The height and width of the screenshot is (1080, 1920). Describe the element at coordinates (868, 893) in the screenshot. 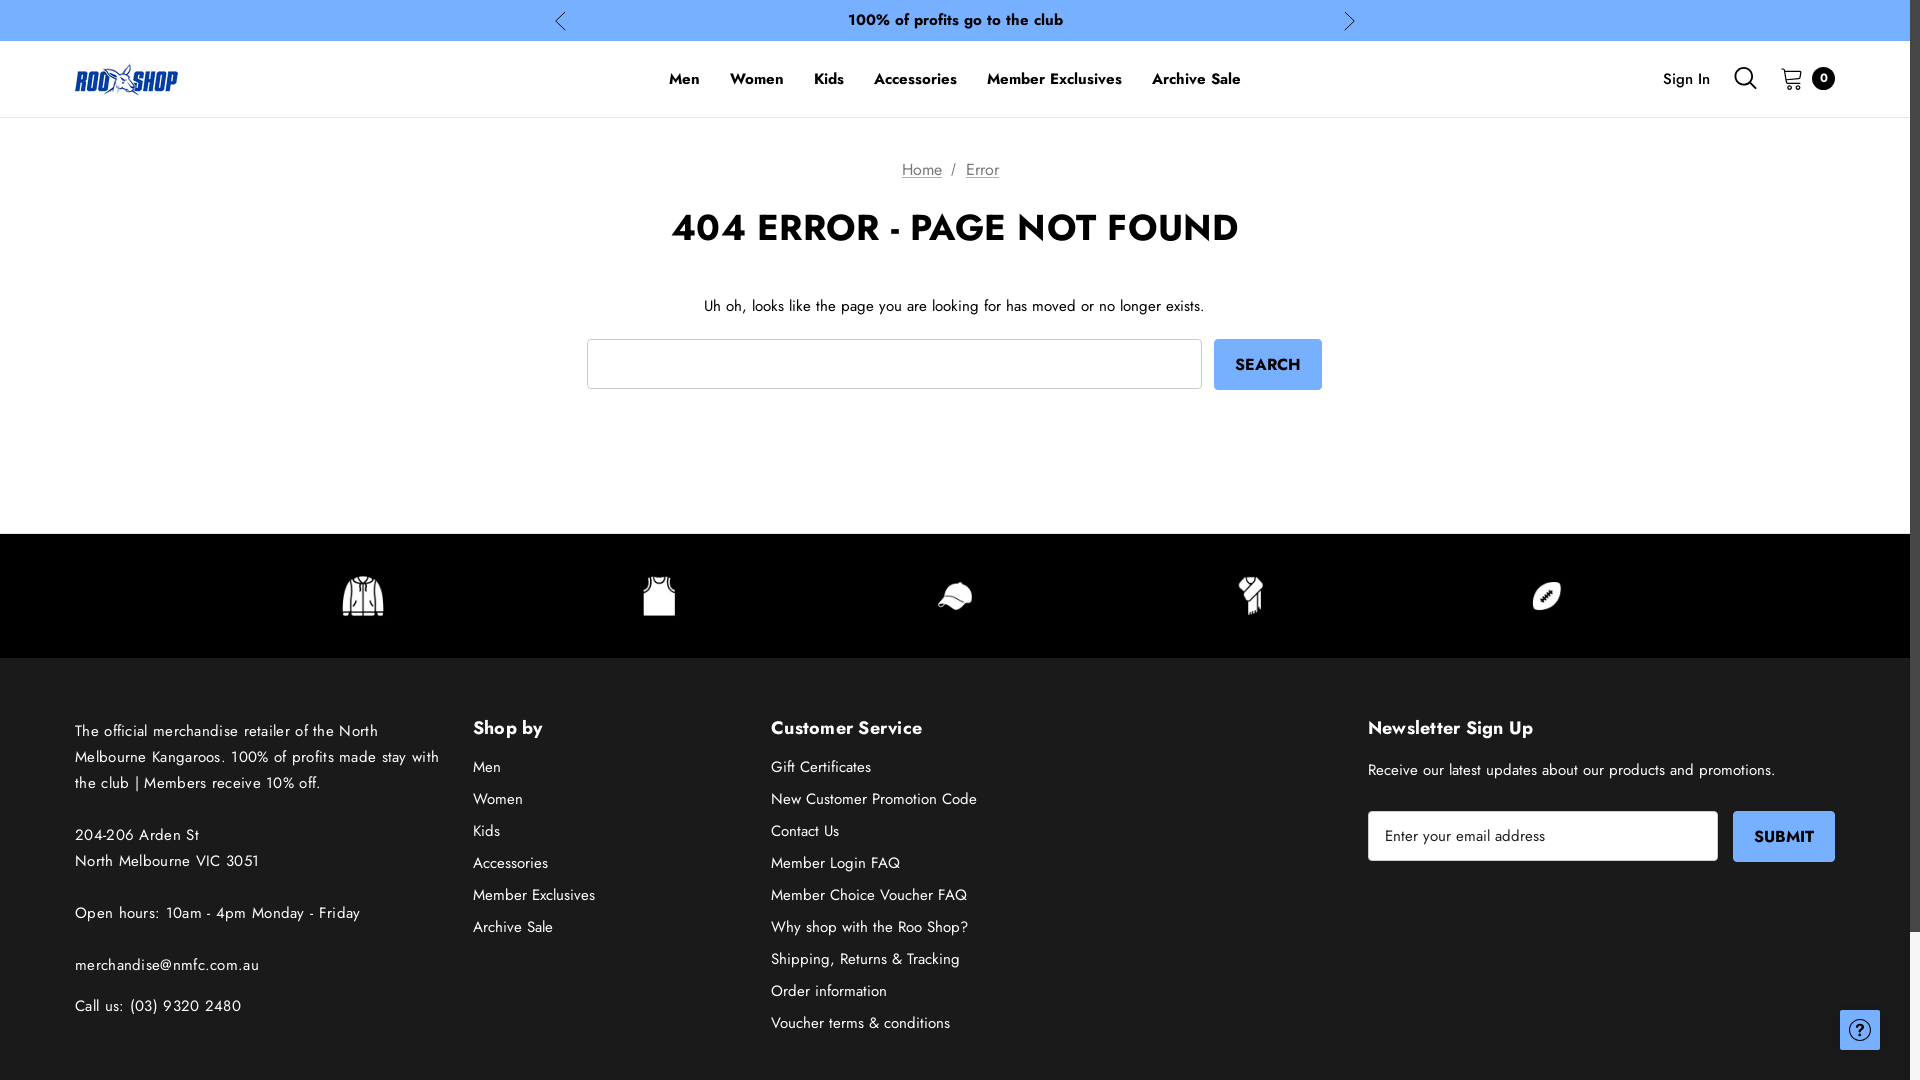

I see `'Member Choice Voucher FAQ'` at that location.